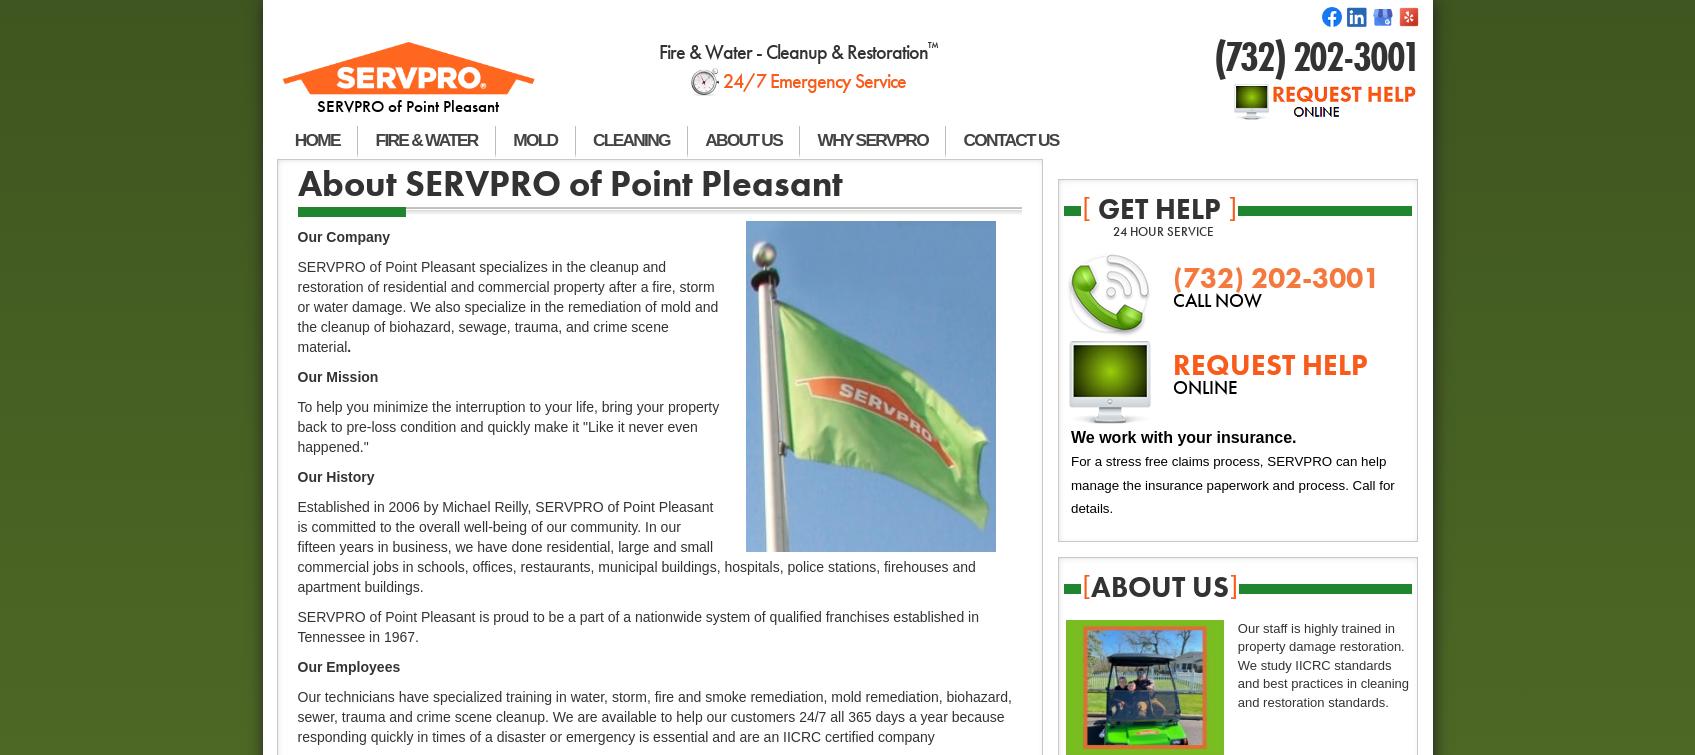 Image resolution: width=1695 pixels, height=755 pixels. I want to click on 'Our technicians have specialized training in water, storm, fire and smoke remediation, mold remediation, biohazard, sewer, trauma and crime scene cleanup. We are available to help our customers 24/7 all 365 days a year because responding quickly in times of a disaster or emergency is essential and are an IICRC certified company', so click(653, 716).